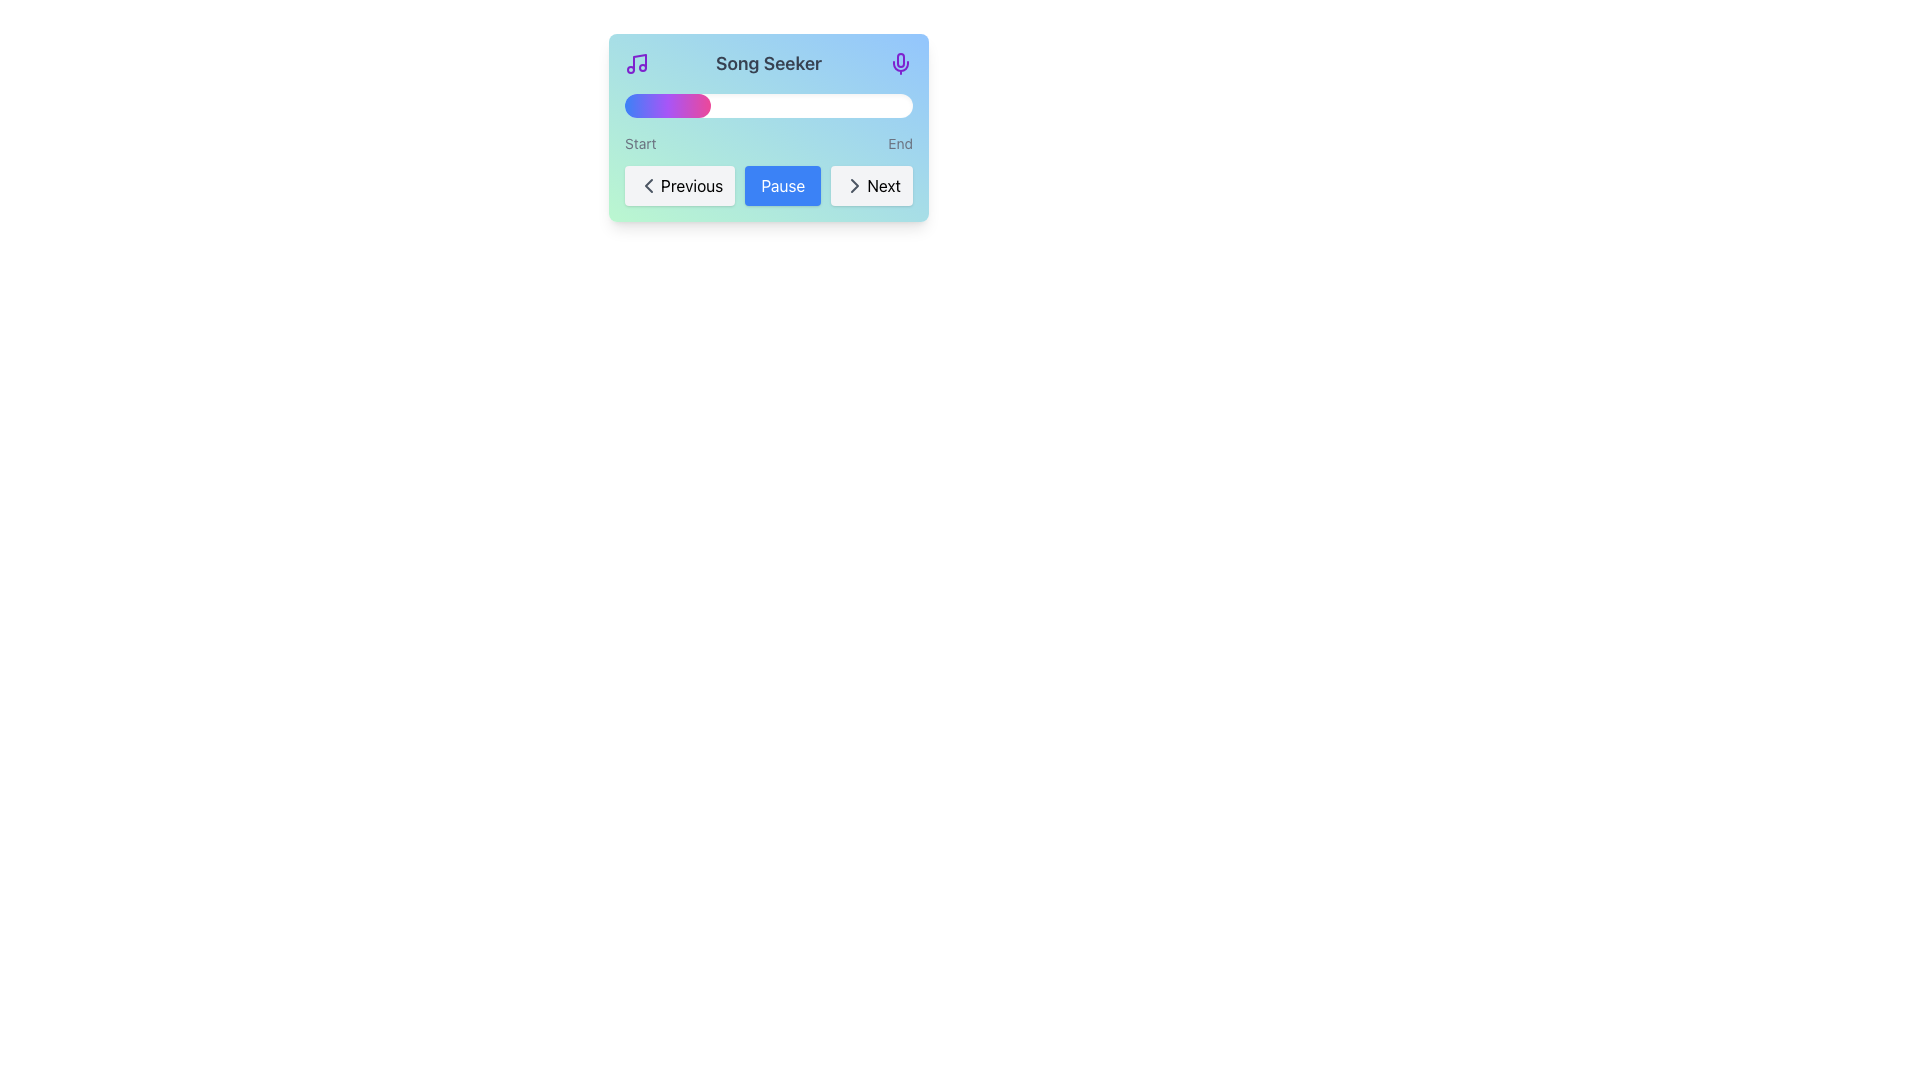  I want to click on the third button in the horizontal group at the bottom of the card to visualize the hover effect, so click(872, 185).